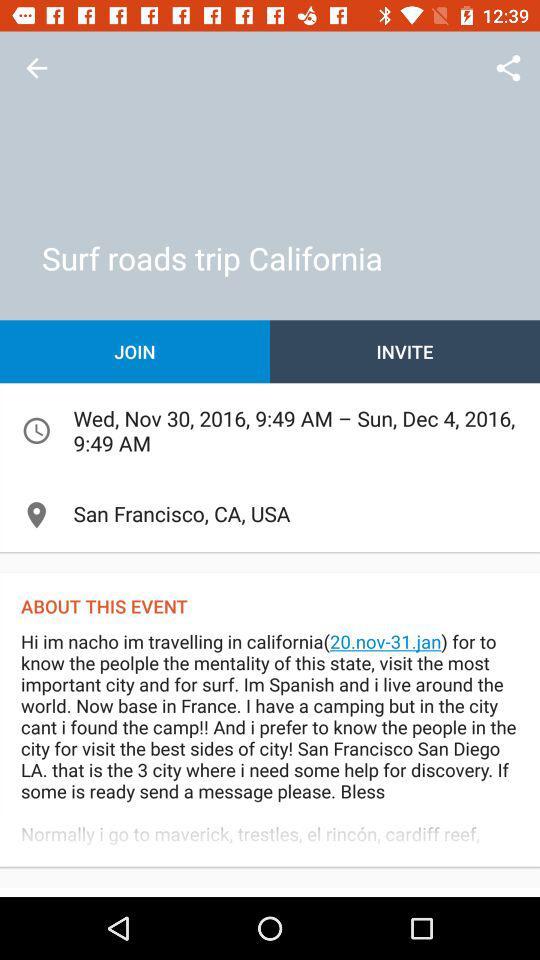  Describe the element at coordinates (36, 68) in the screenshot. I see `go back` at that location.